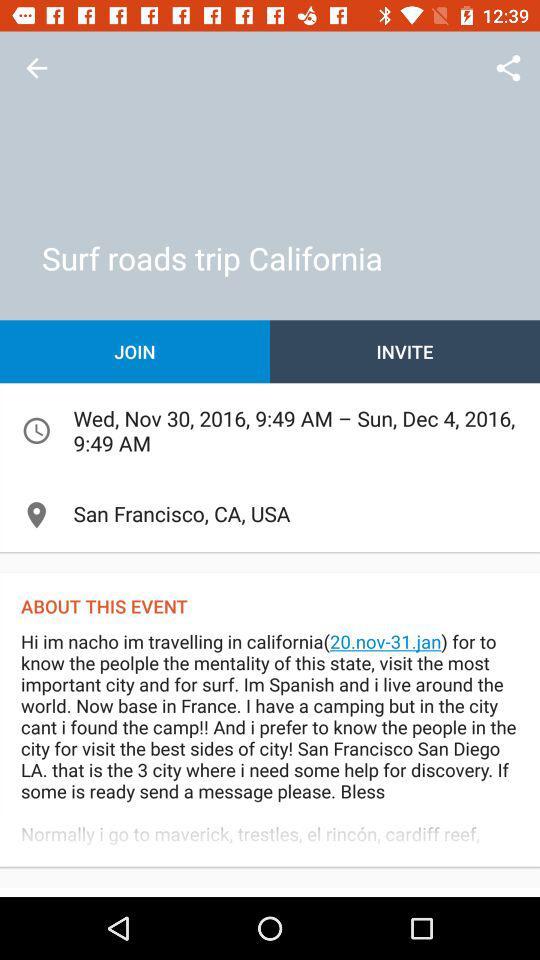  Describe the element at coordinates (36, 68) in the screenshot. I see `go back` at that location.